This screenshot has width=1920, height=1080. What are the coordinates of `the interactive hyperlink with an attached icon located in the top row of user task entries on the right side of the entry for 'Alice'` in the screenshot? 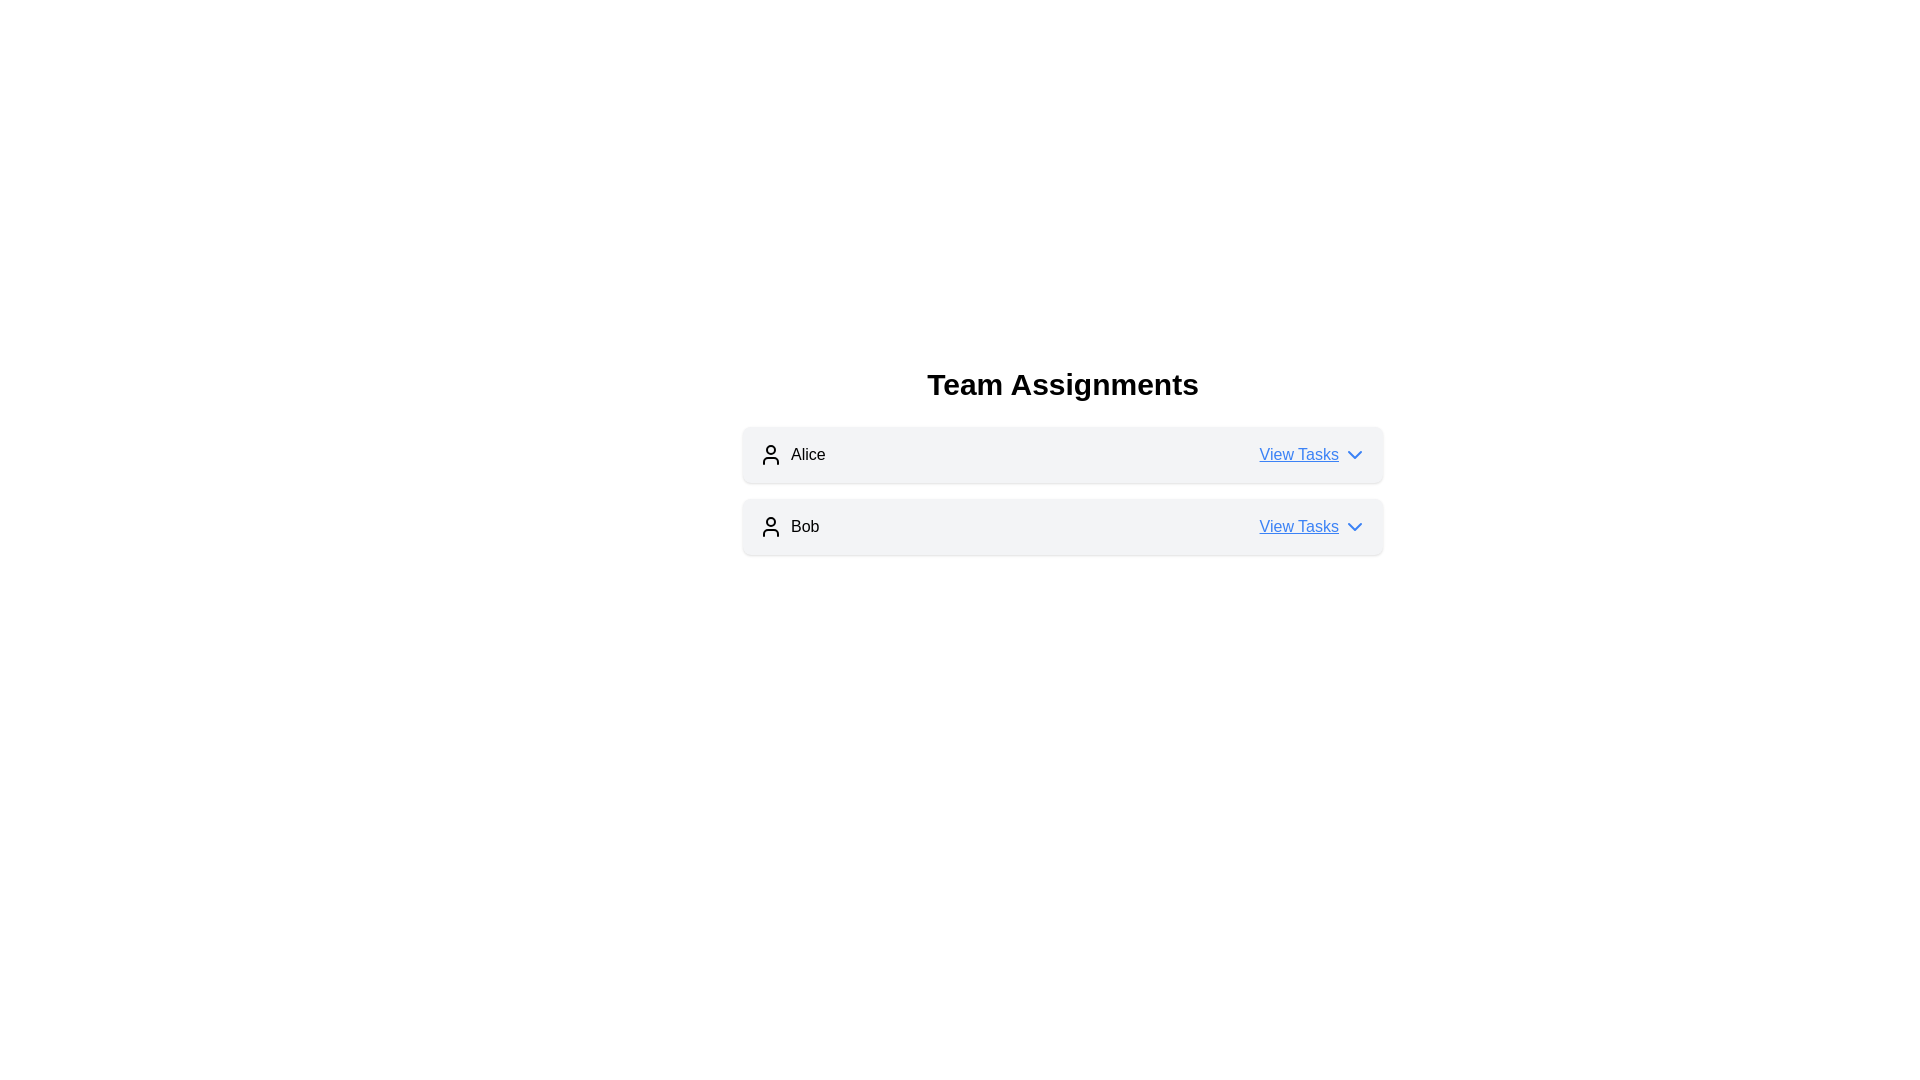 It's located at (1313, 455).